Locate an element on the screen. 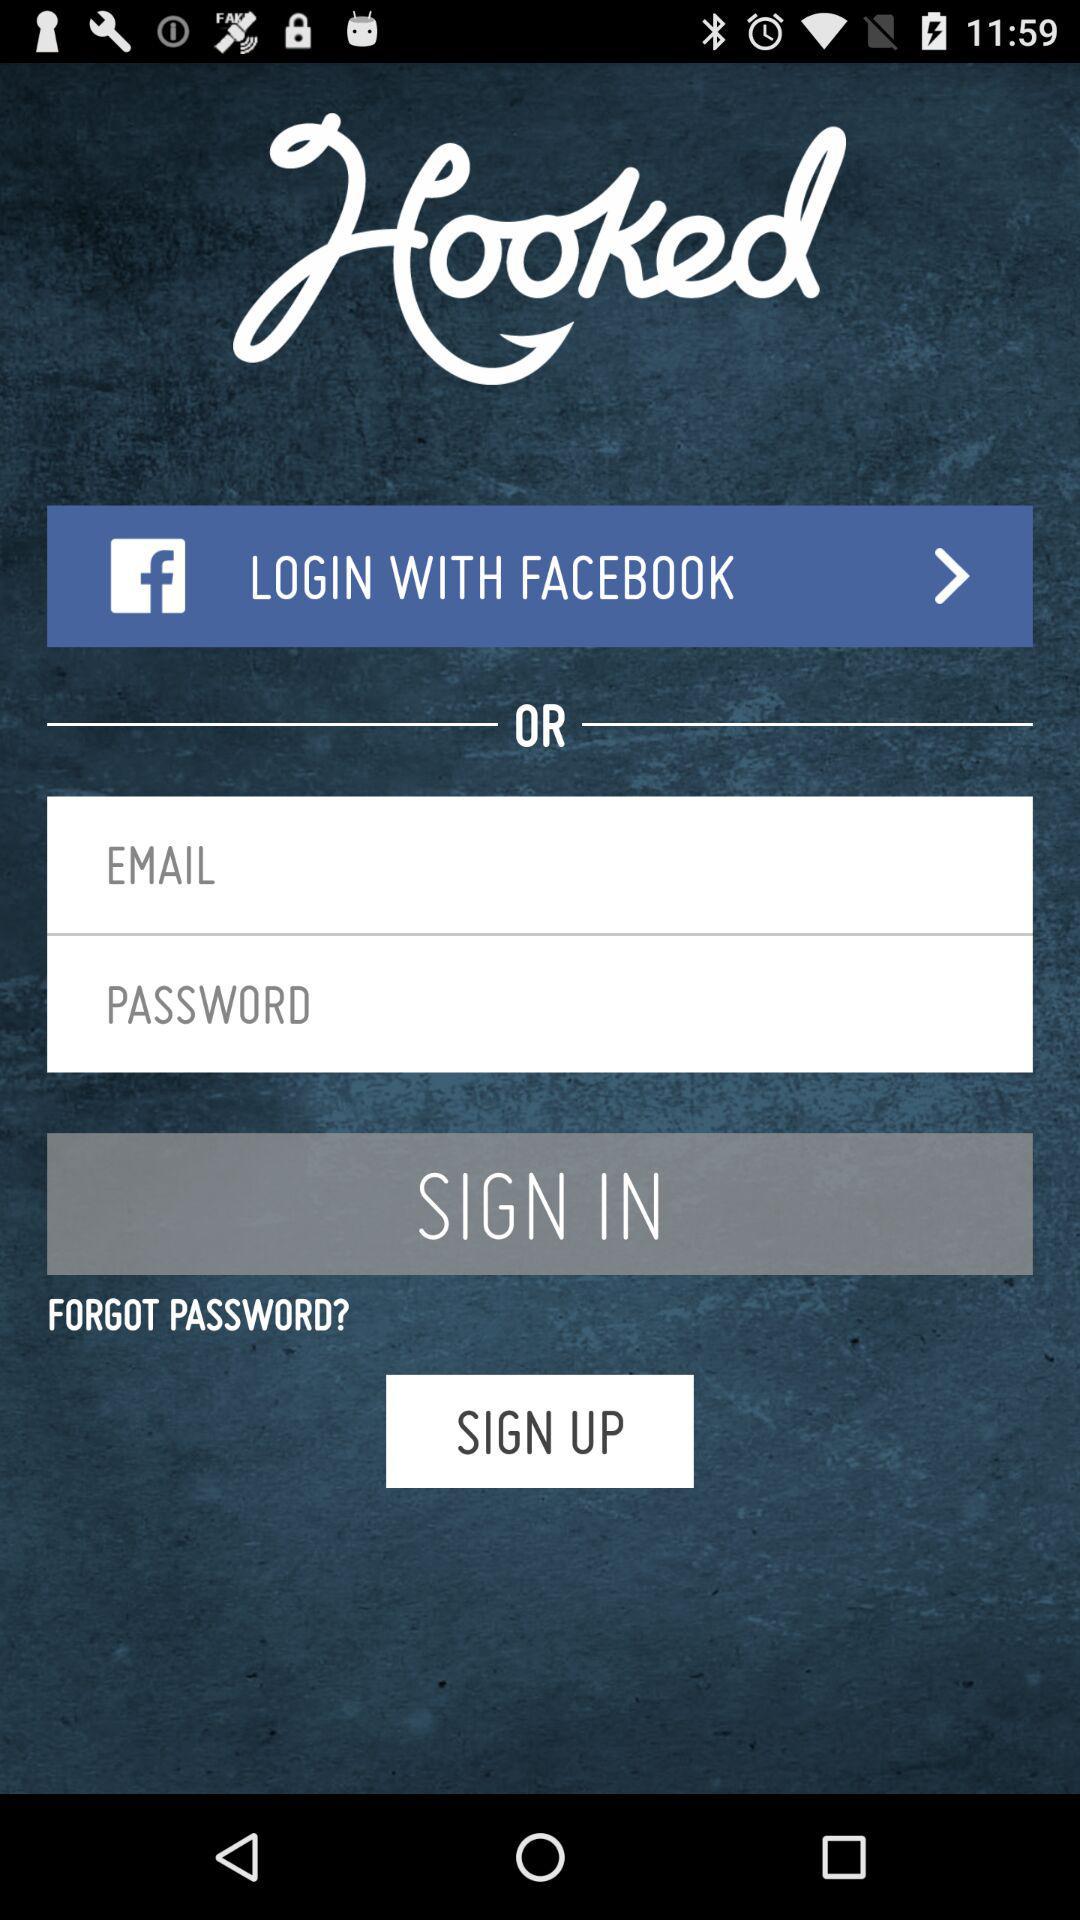  button below sign in item is located at coordinates (540, 1314).